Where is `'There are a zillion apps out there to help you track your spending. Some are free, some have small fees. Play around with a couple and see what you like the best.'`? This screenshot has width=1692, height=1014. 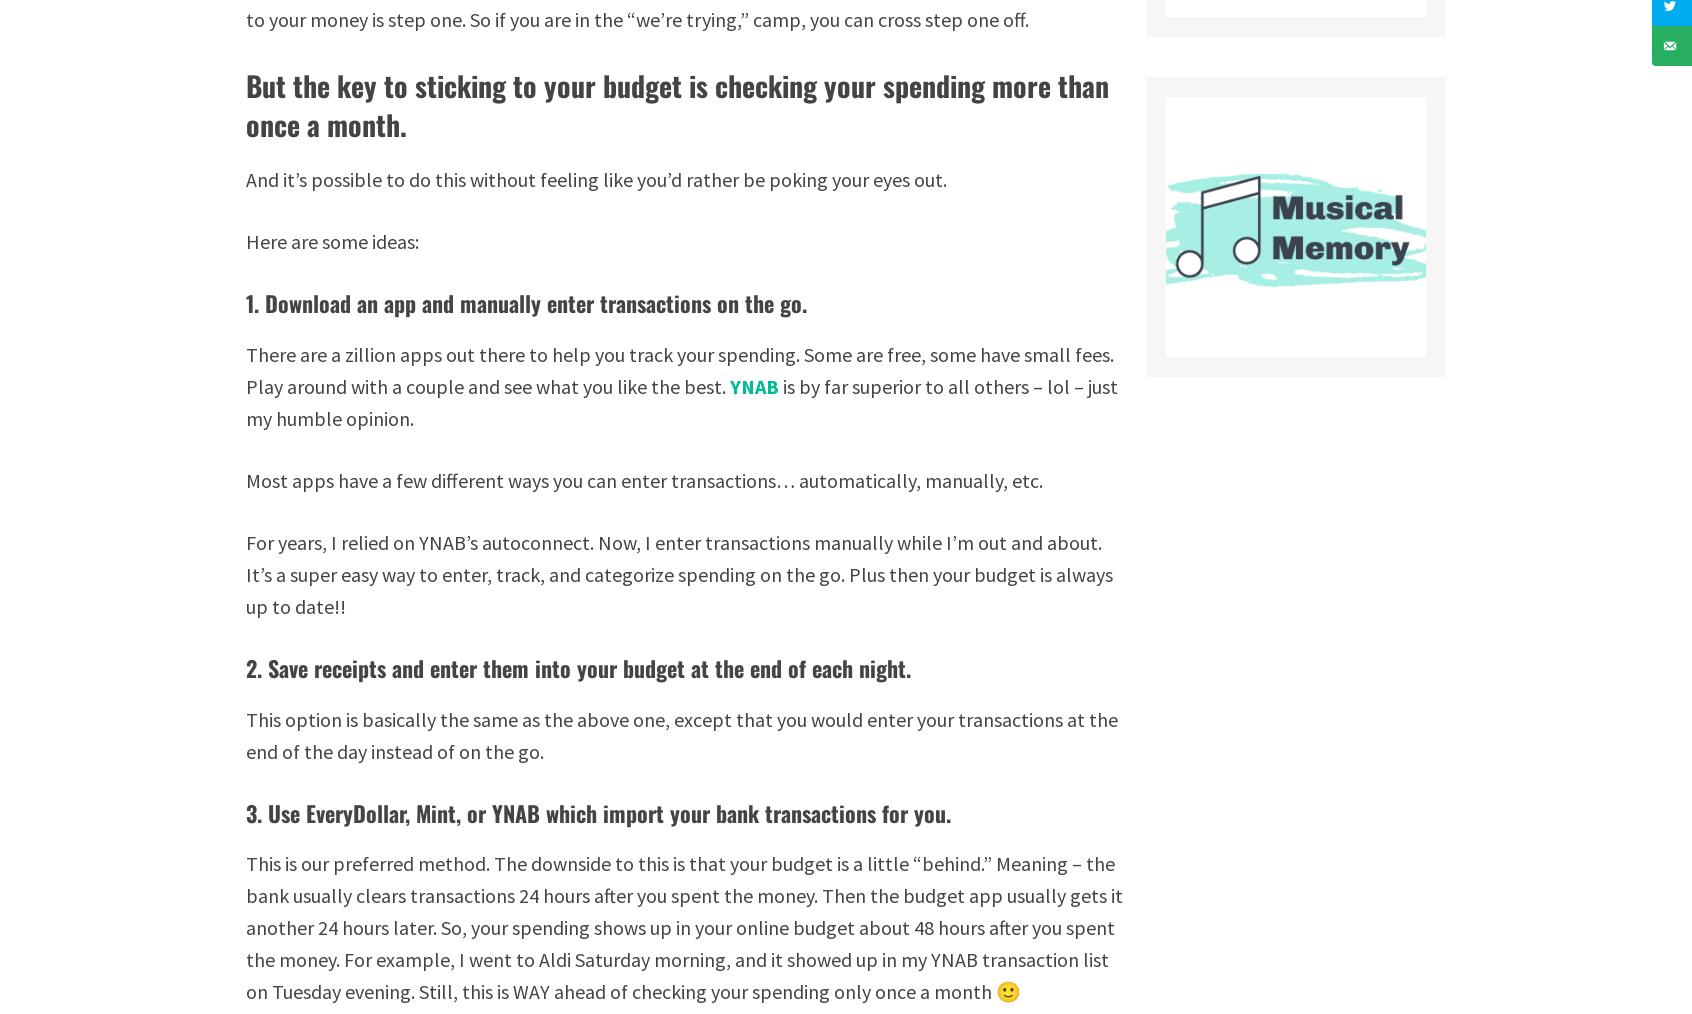 'There are a zillion apps out there to help you track your spending. Some are free, some have small fees. Play around with a couple and see what you like the best.' is located at coordinates (680, 368).